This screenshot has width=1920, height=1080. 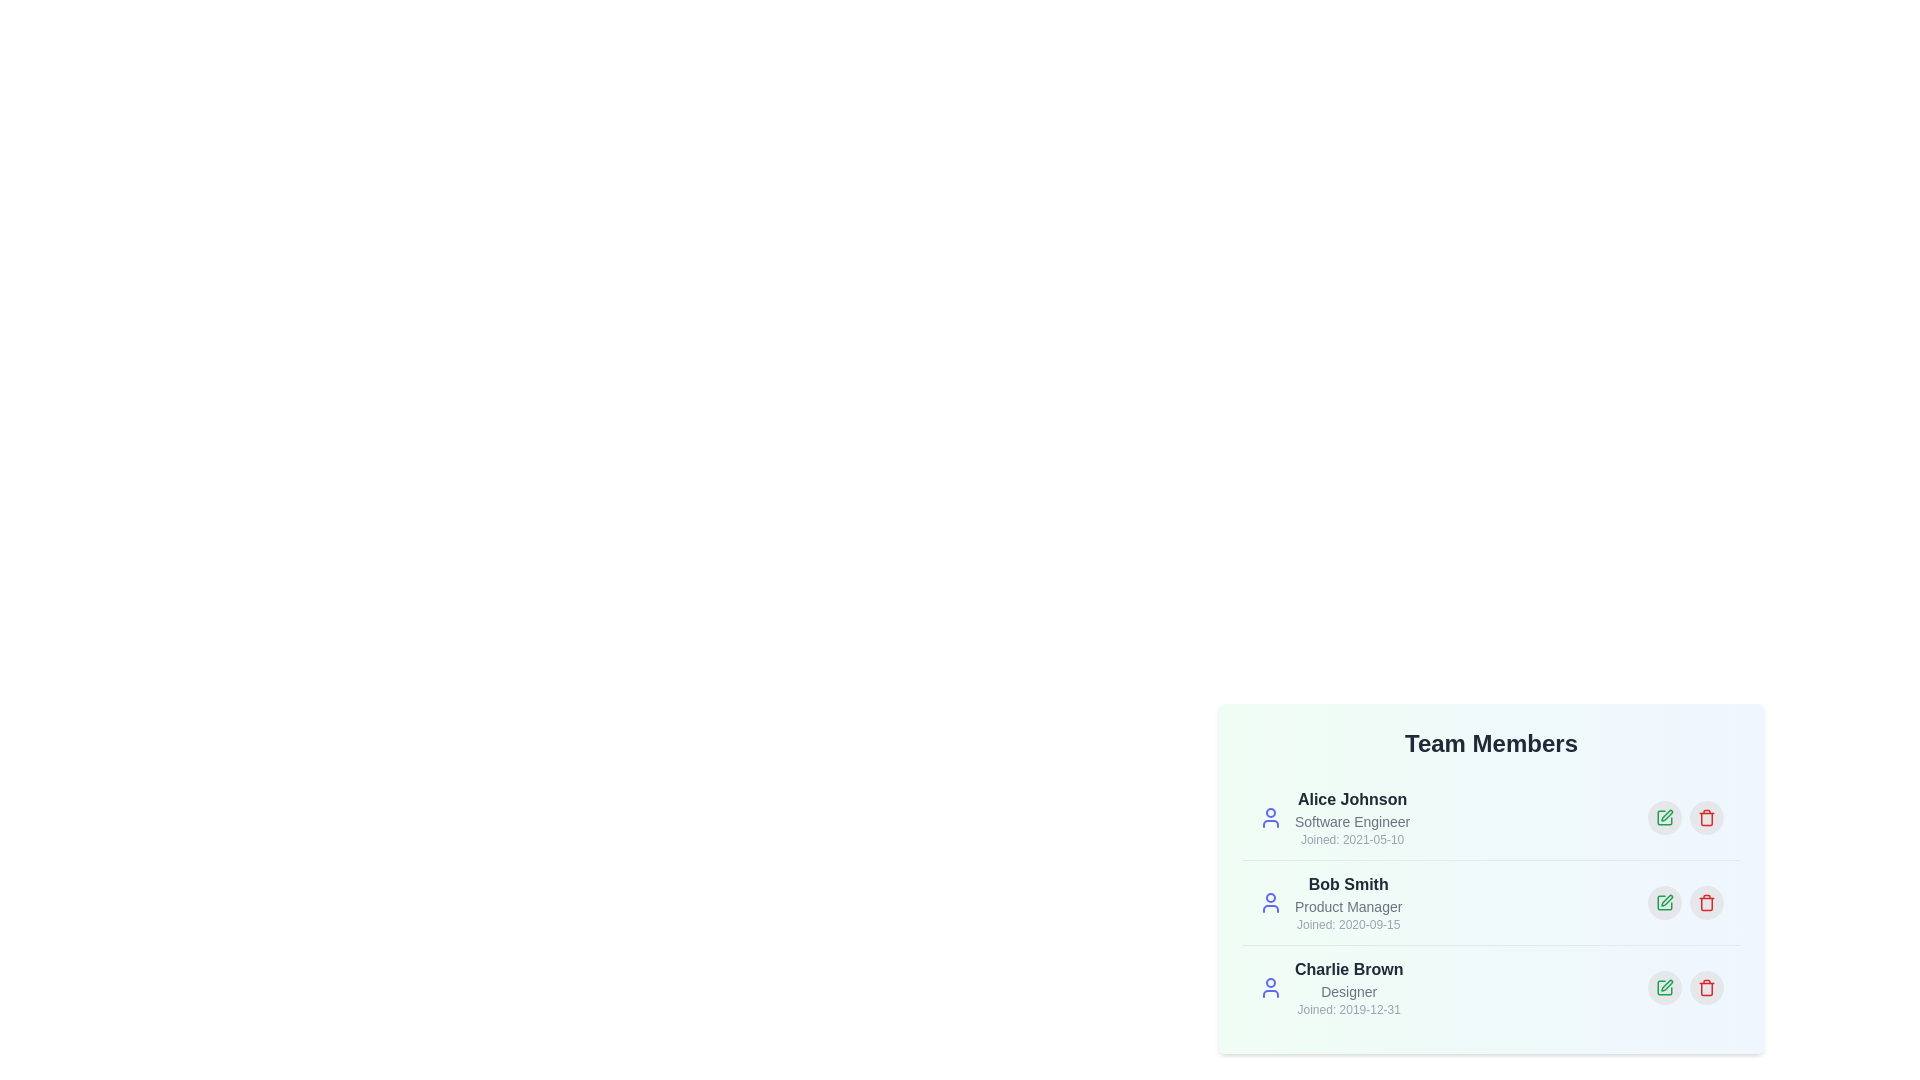 What do you see at coordinates (1706, 902) in the screenshot?
I see `delete button for the user profile Bob Smith` at bounding box center [1706, 902].